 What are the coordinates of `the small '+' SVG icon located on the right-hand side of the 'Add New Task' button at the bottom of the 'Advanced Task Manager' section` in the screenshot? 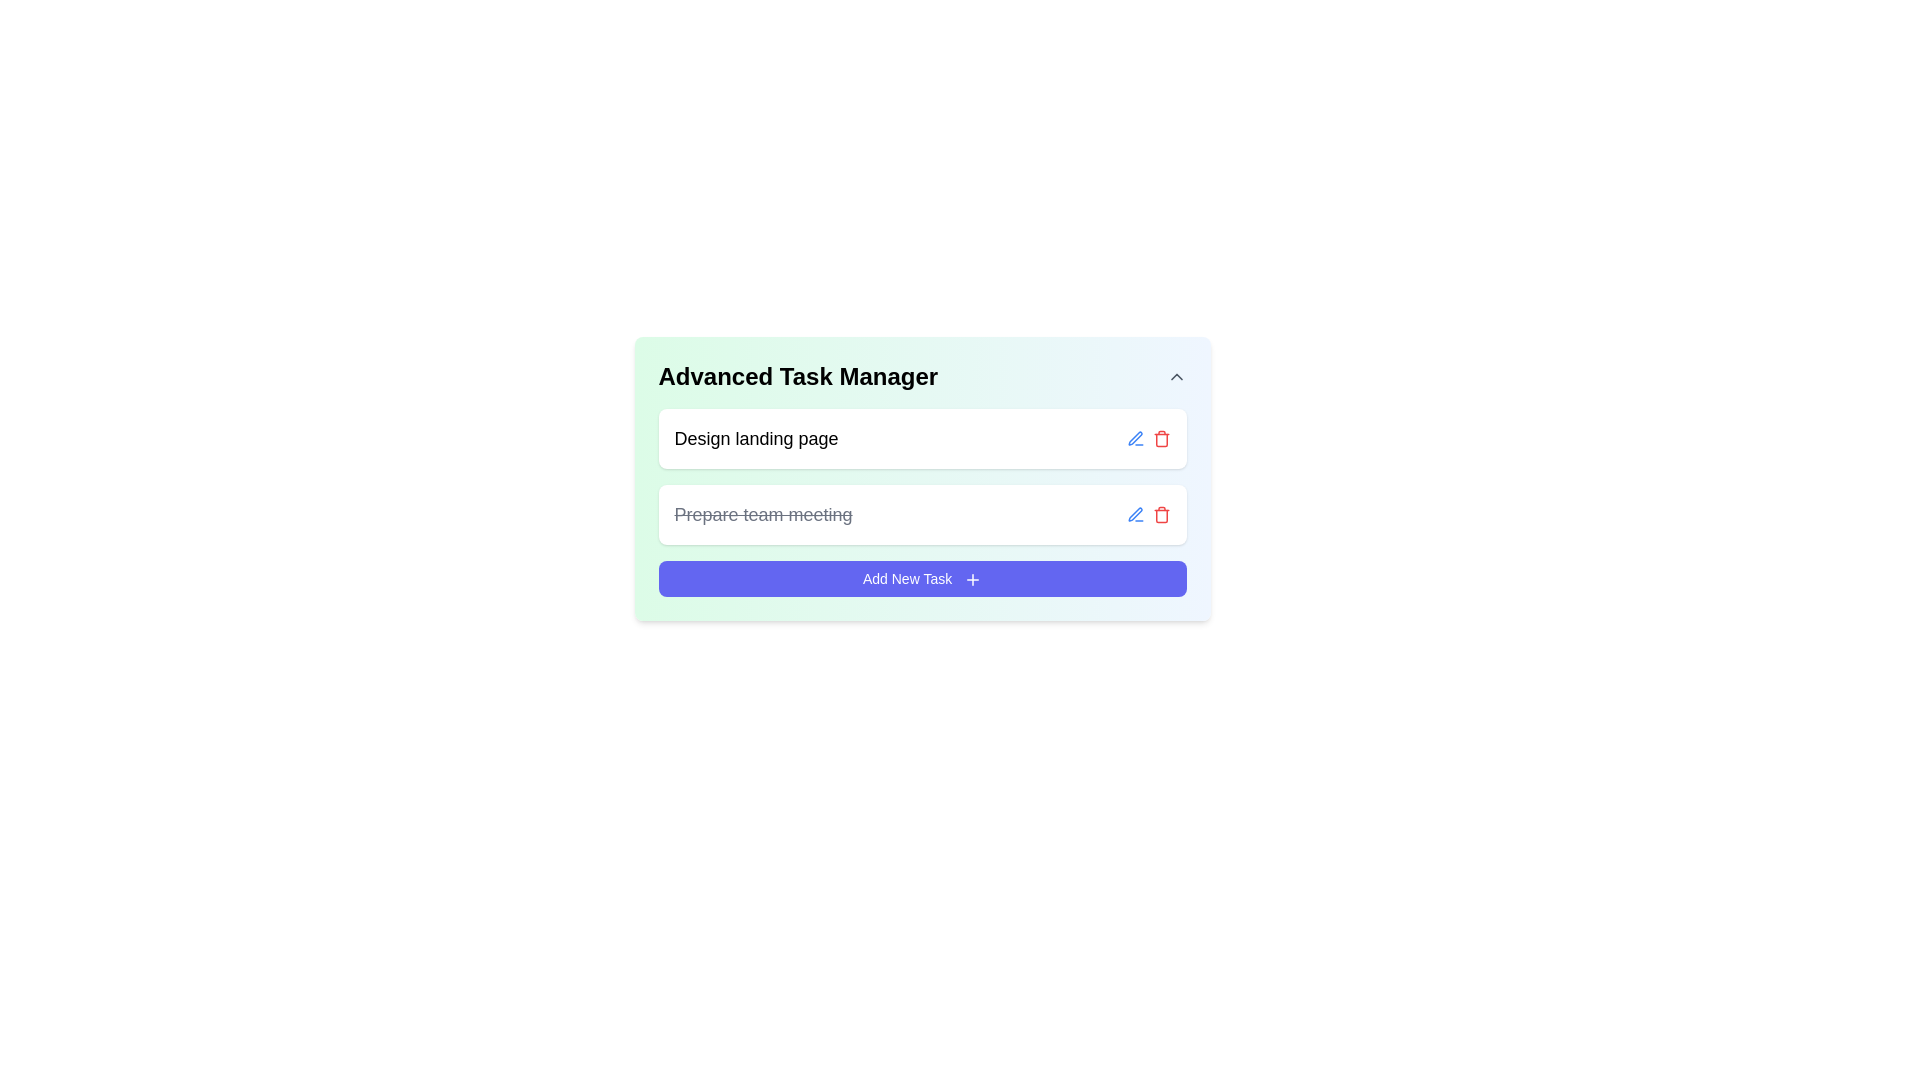 It's located at (973, 580).